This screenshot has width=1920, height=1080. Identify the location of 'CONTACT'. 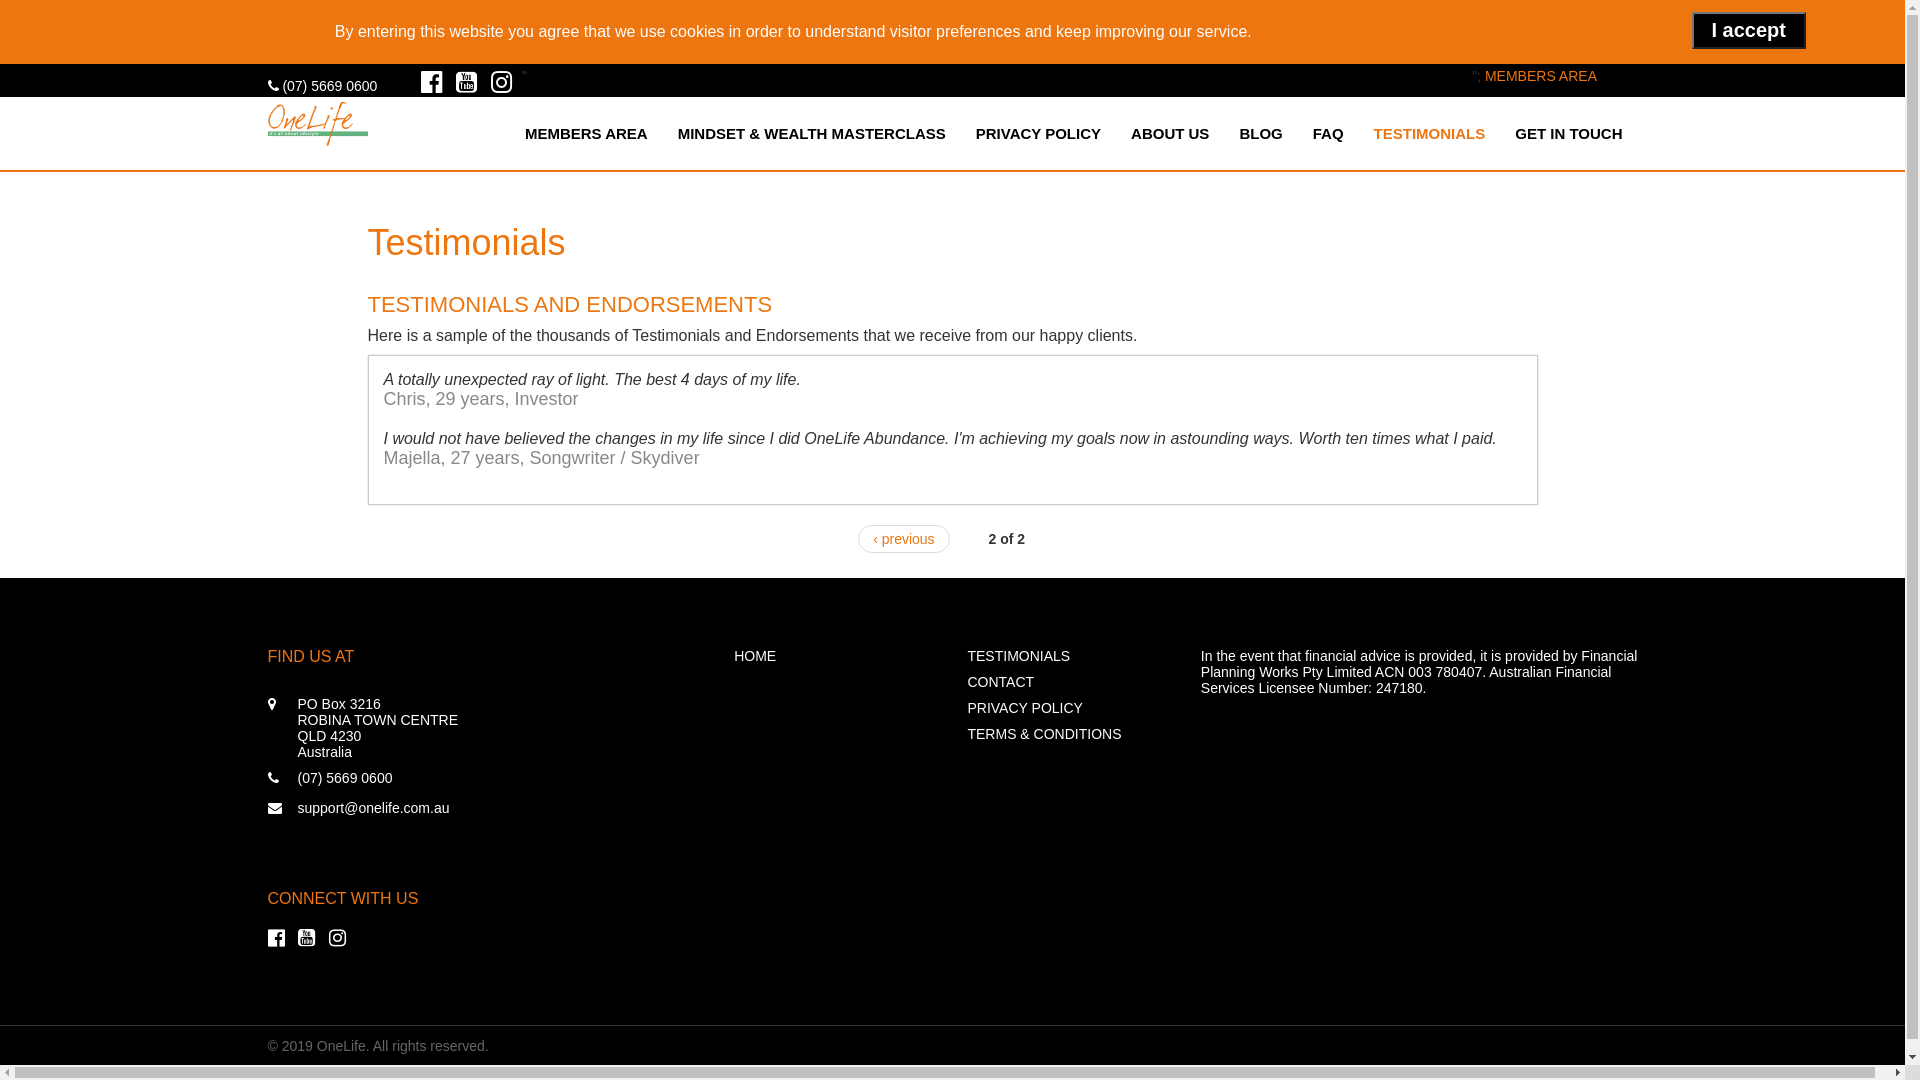
(966, 681).